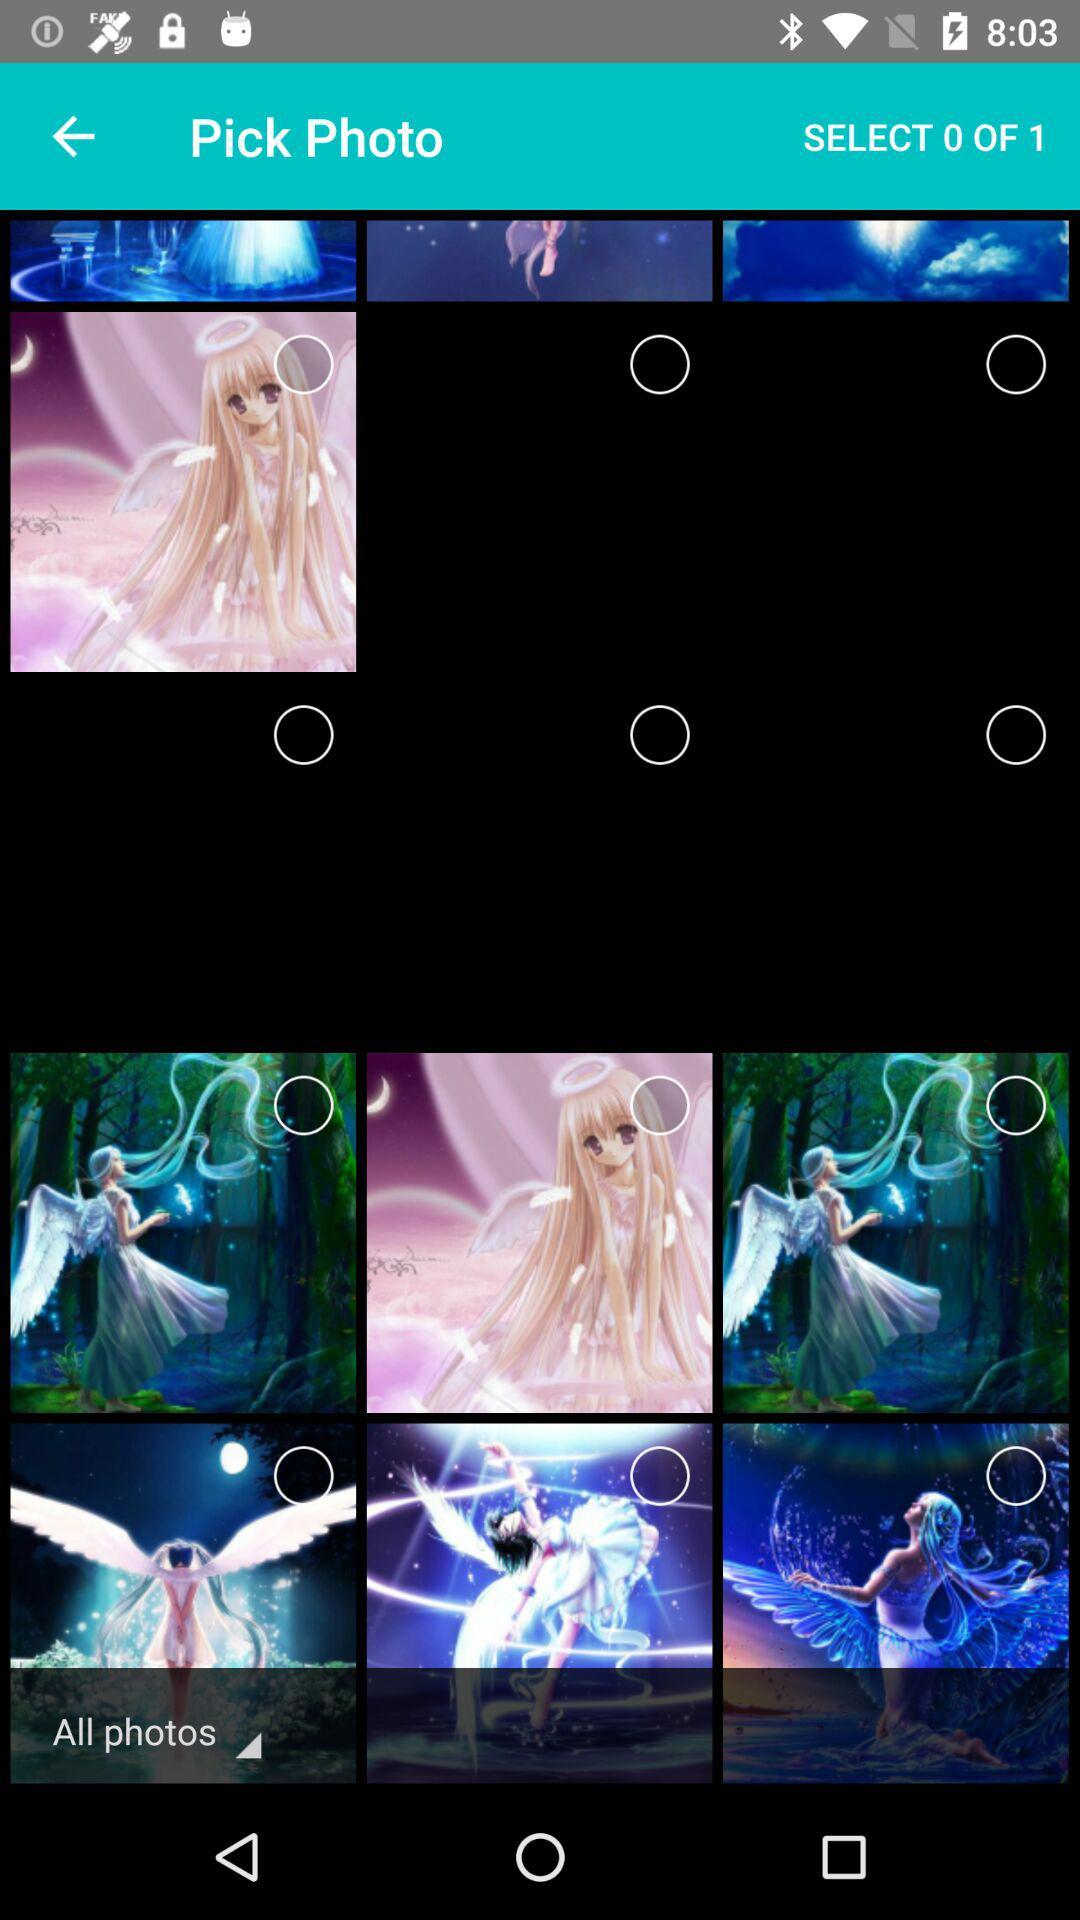 The width and height of the screenshot is (1080, 1920). What do you see at coordinates (659, 1476) in the screenshot?
I see `the photo` at bounding box center [659, 1476].